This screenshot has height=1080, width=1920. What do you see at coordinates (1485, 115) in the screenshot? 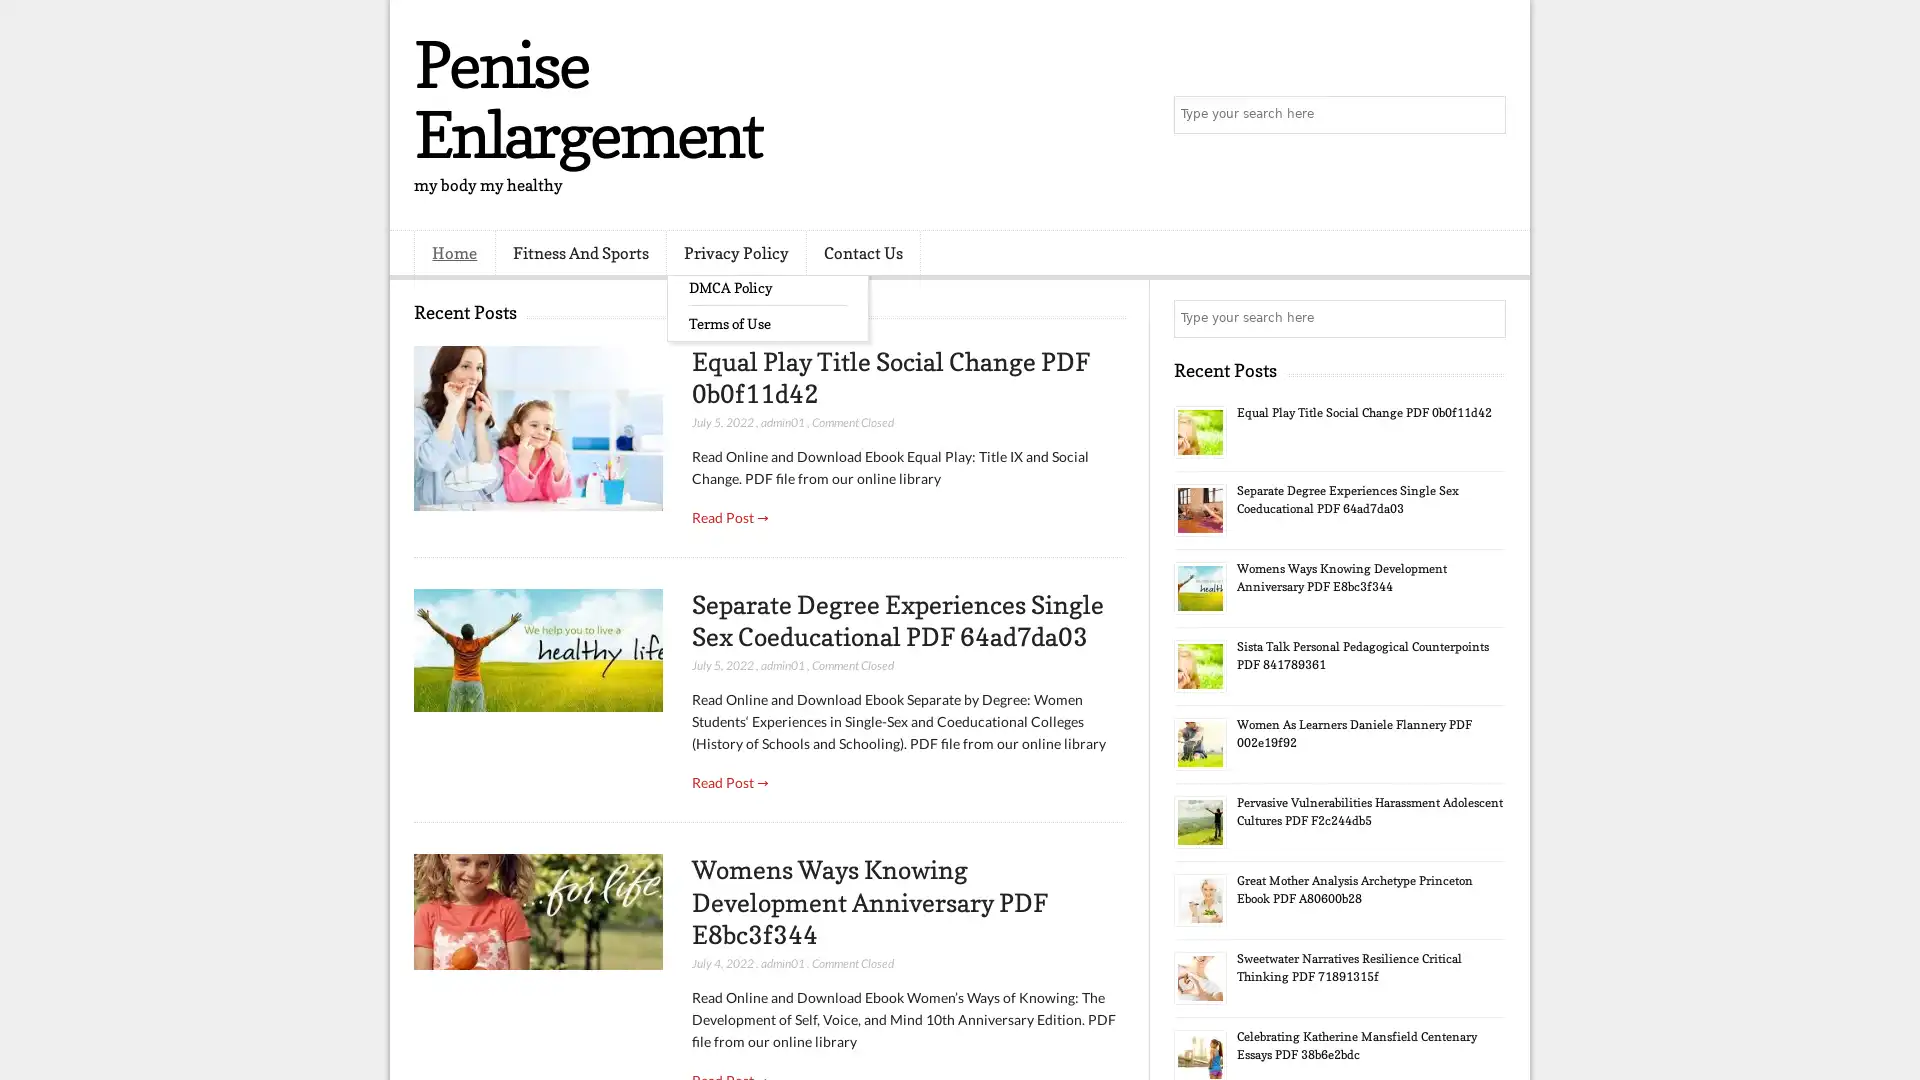
I see `Search` at bounding box center [1485, 115].